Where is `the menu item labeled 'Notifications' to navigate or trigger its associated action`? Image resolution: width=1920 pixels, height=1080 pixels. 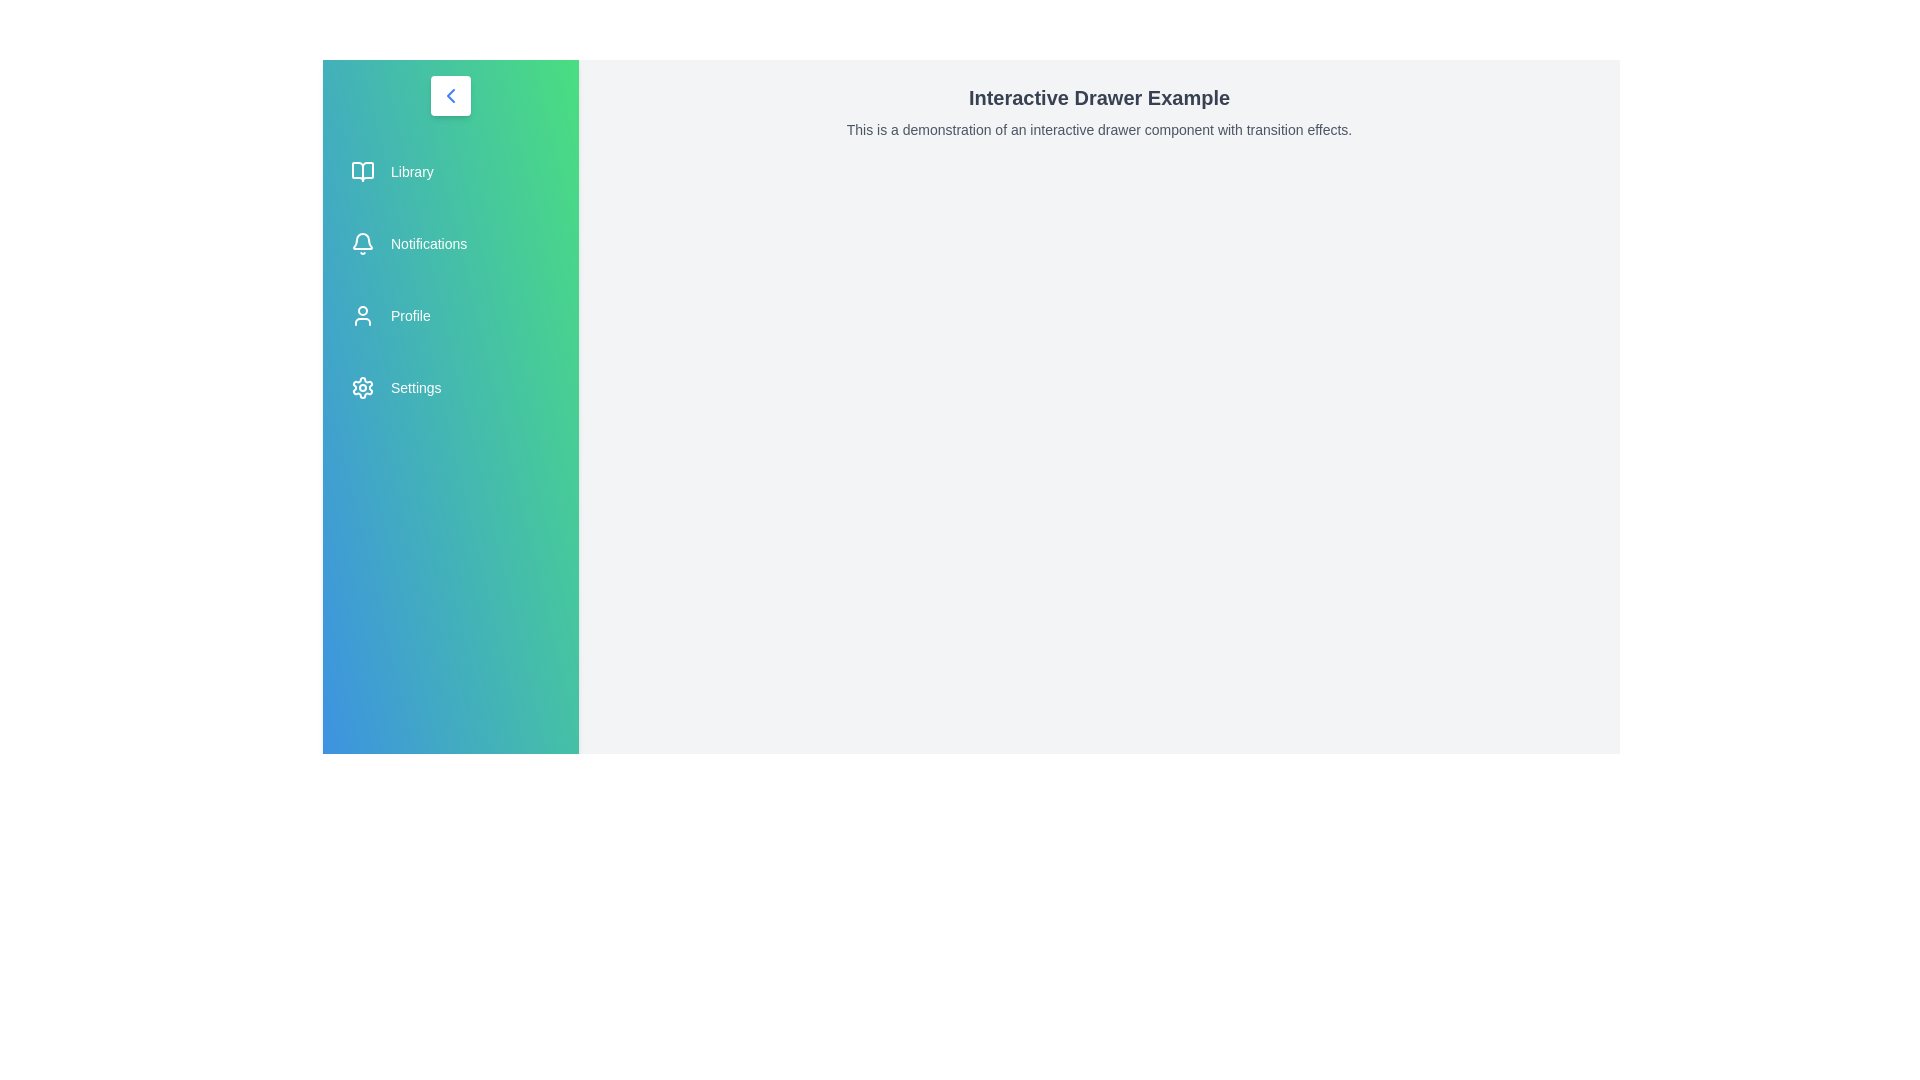
the menu item labeled 'Notifications' to navigate or trigger its associated action is located at coordinates (450, 242).